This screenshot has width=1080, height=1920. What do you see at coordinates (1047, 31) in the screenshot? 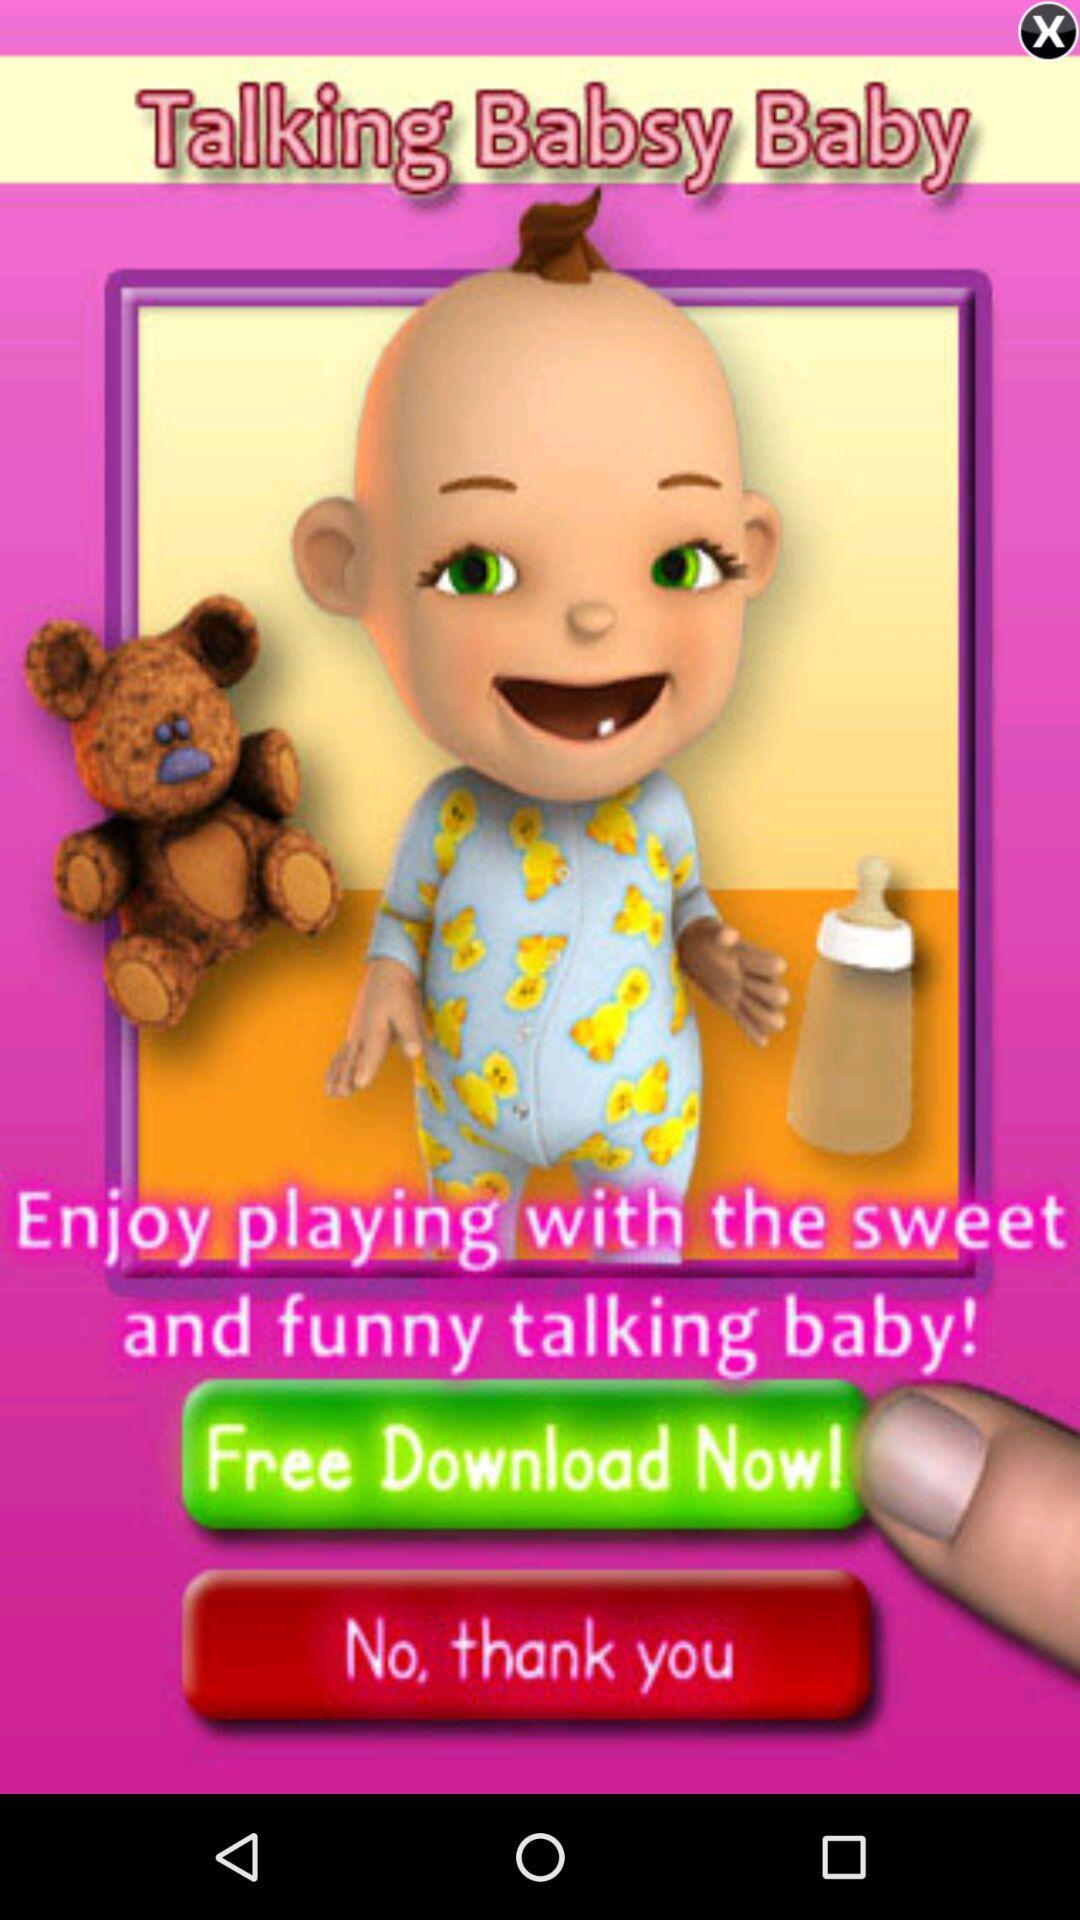
I see `the screen` at bounding box center [1047, 31].